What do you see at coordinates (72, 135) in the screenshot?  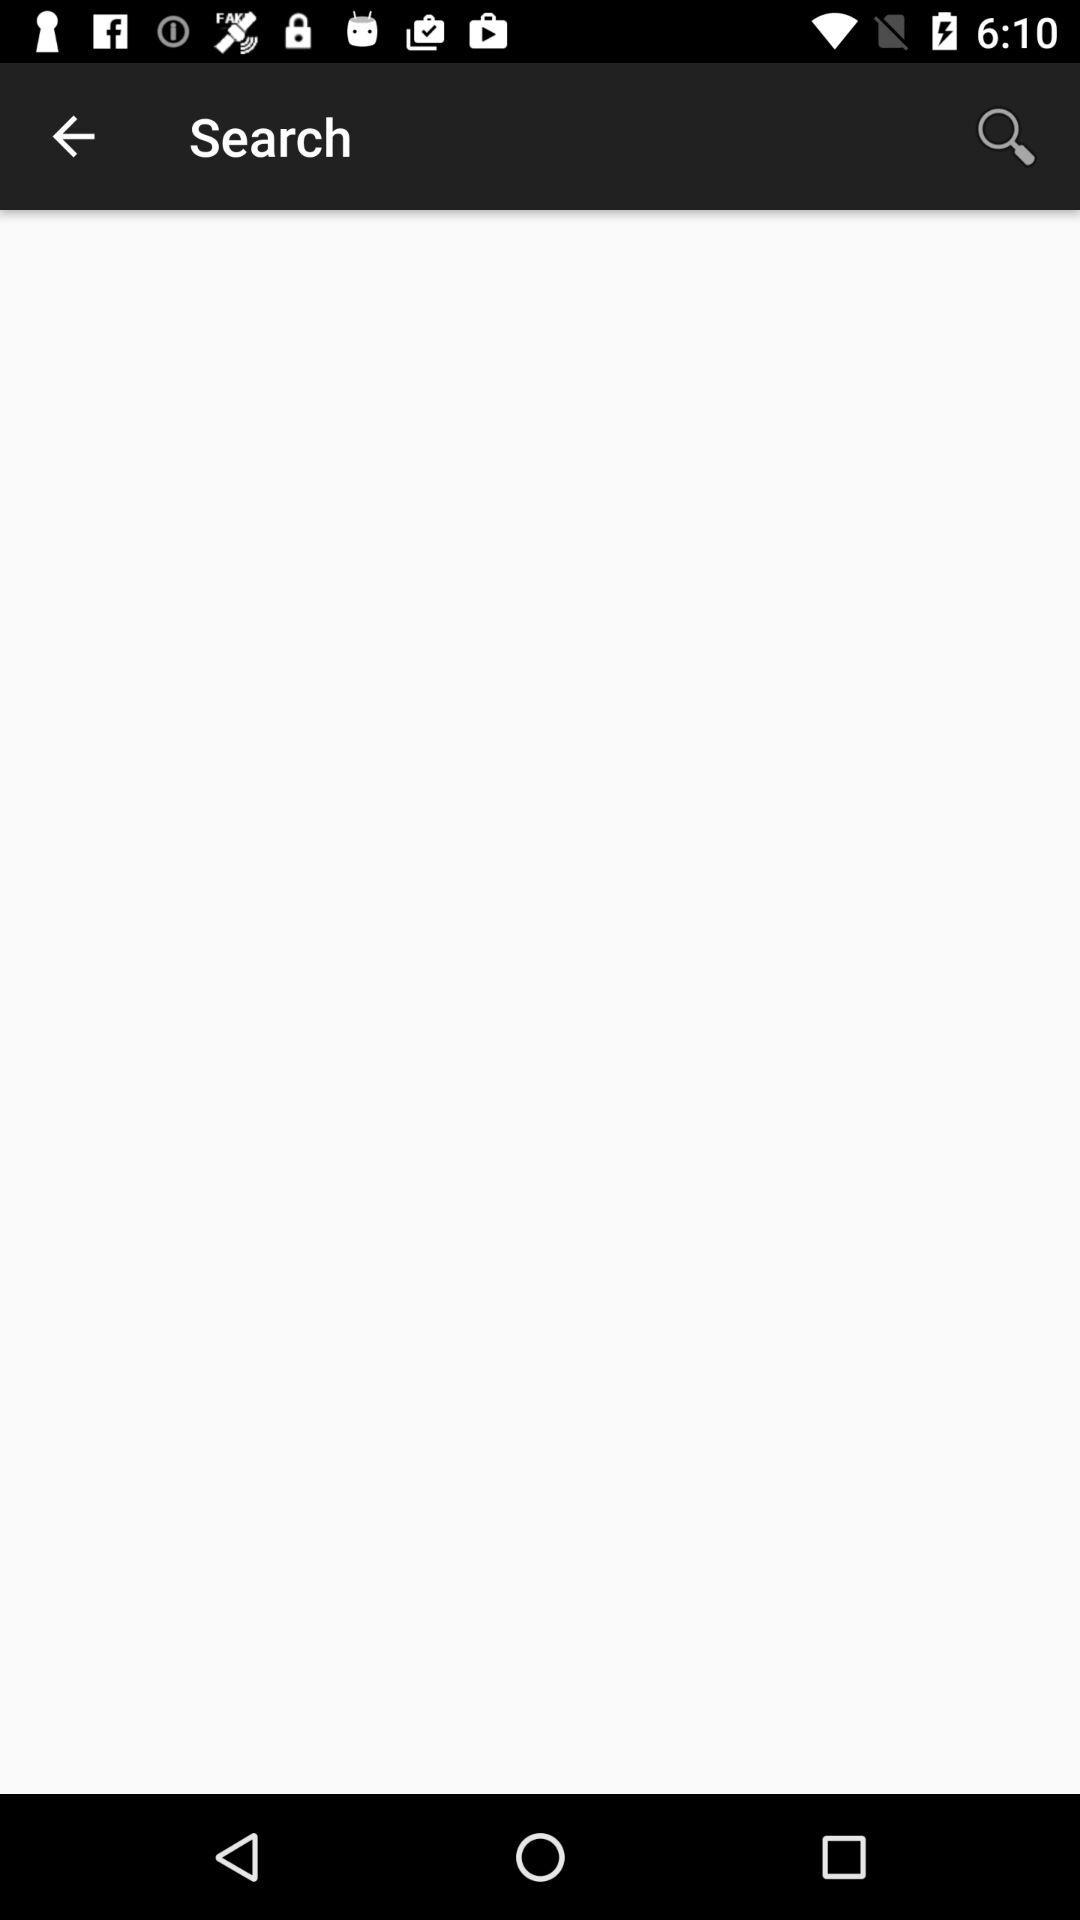 I see `item next to the search` at bounding box center [72, 135].